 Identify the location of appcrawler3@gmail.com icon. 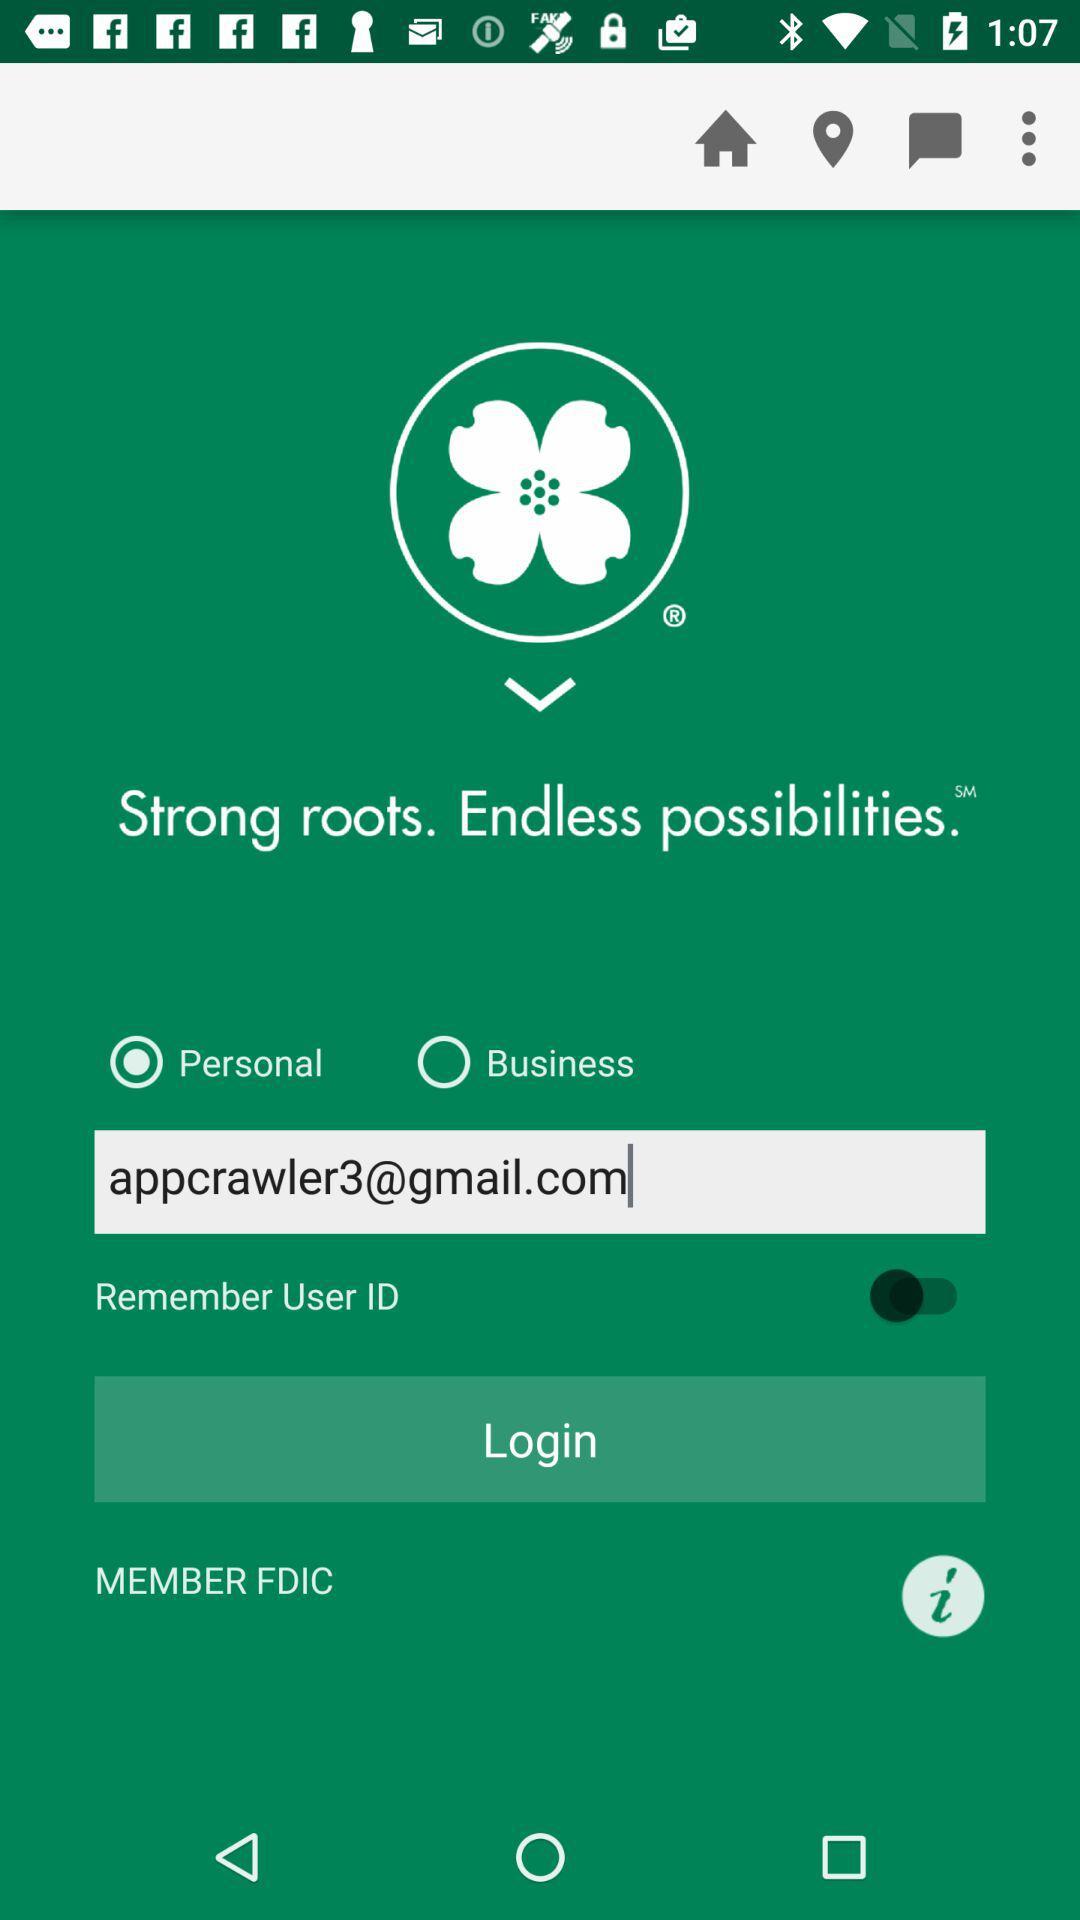
(540, 1181).